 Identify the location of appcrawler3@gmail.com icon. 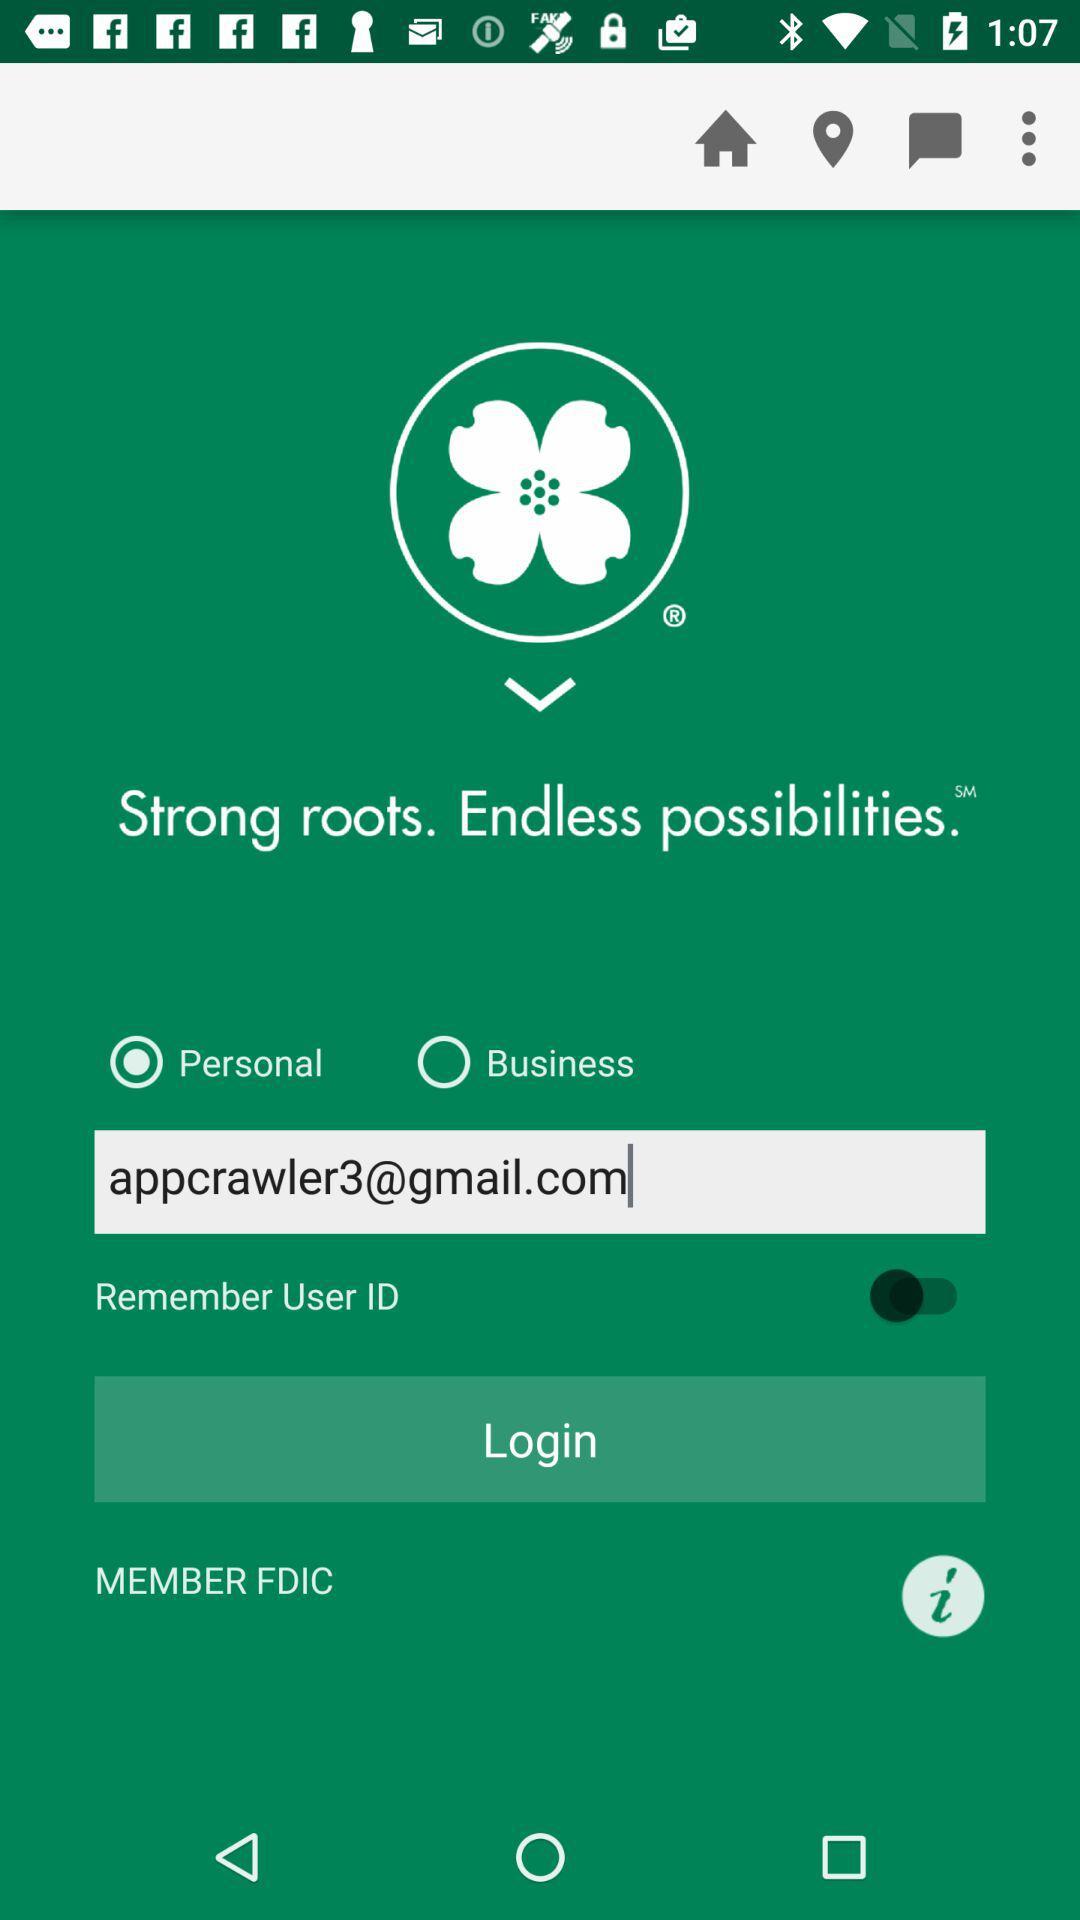
(540, 1181).